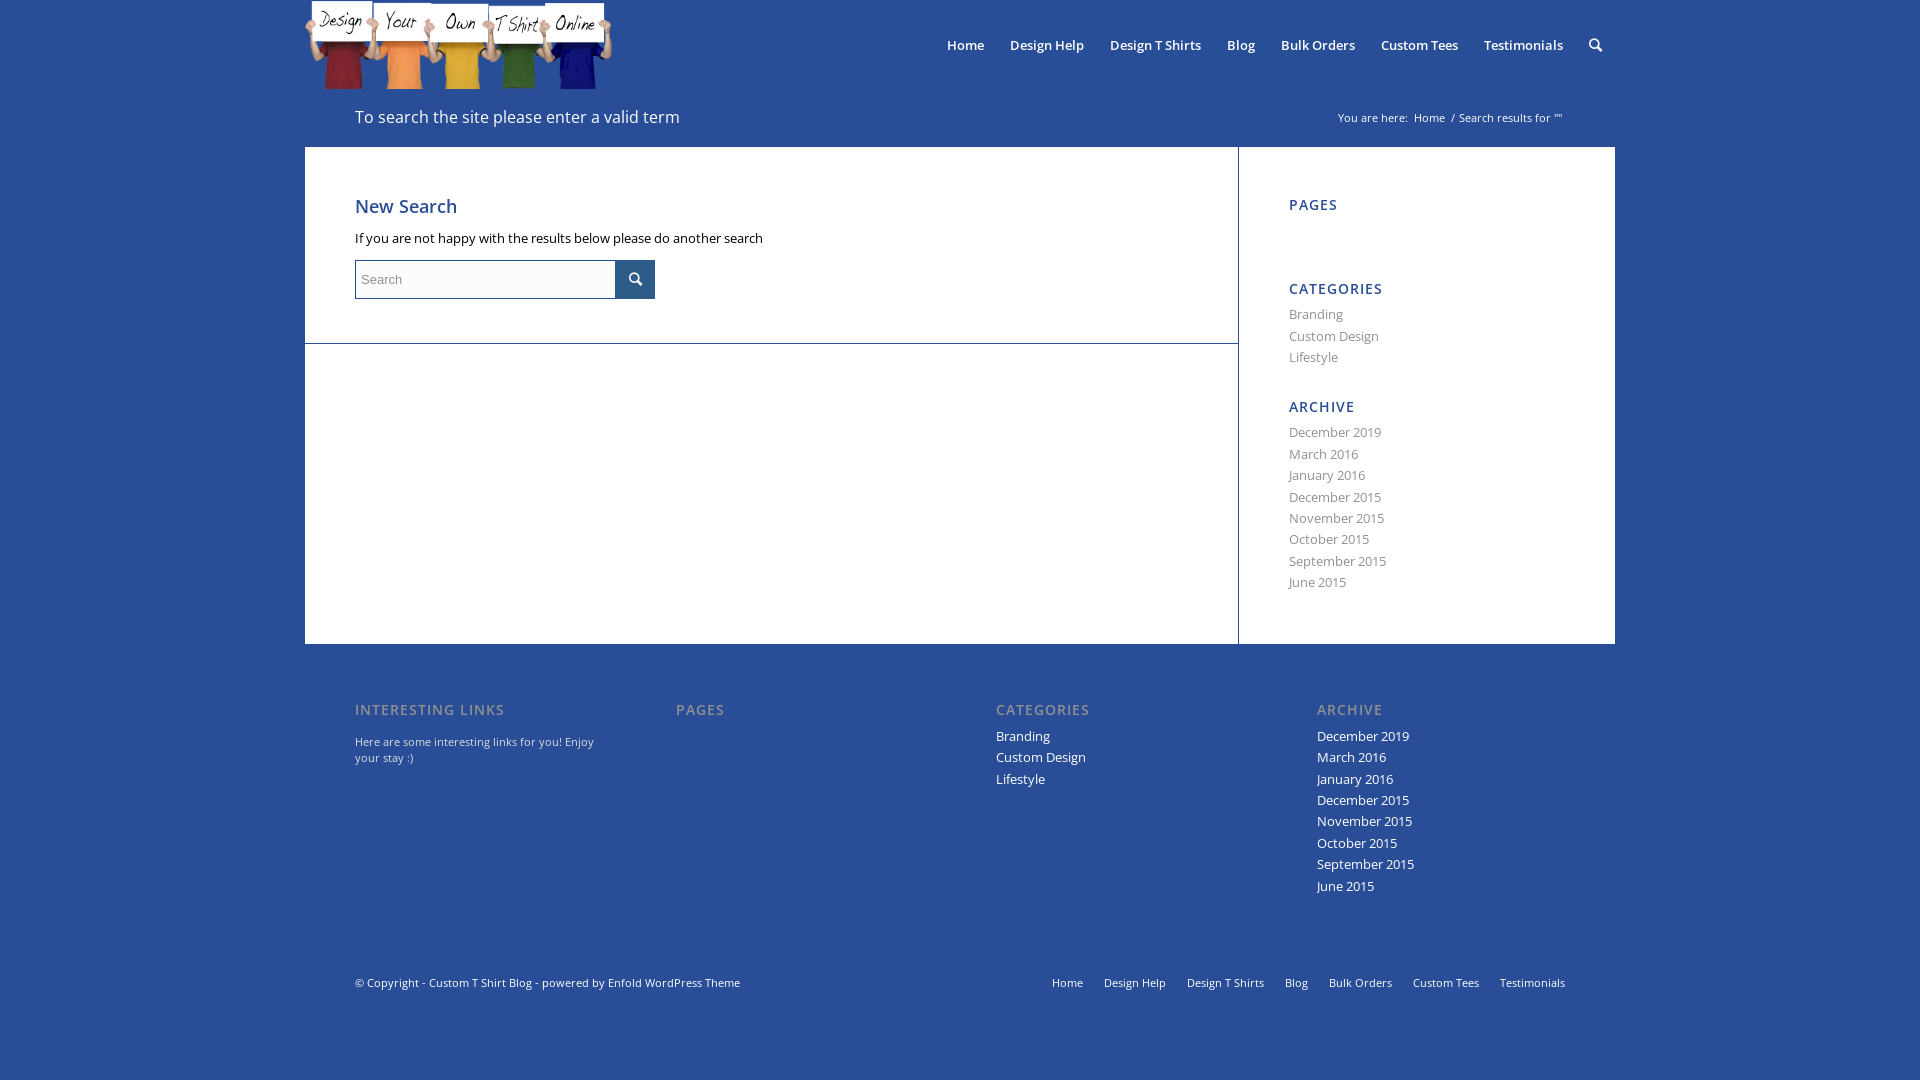  What do you see at coordinates (641, 981) in the screenshot?
I see `'powered by Enfold WordPress Theme'` at bounding box center [641, 981].